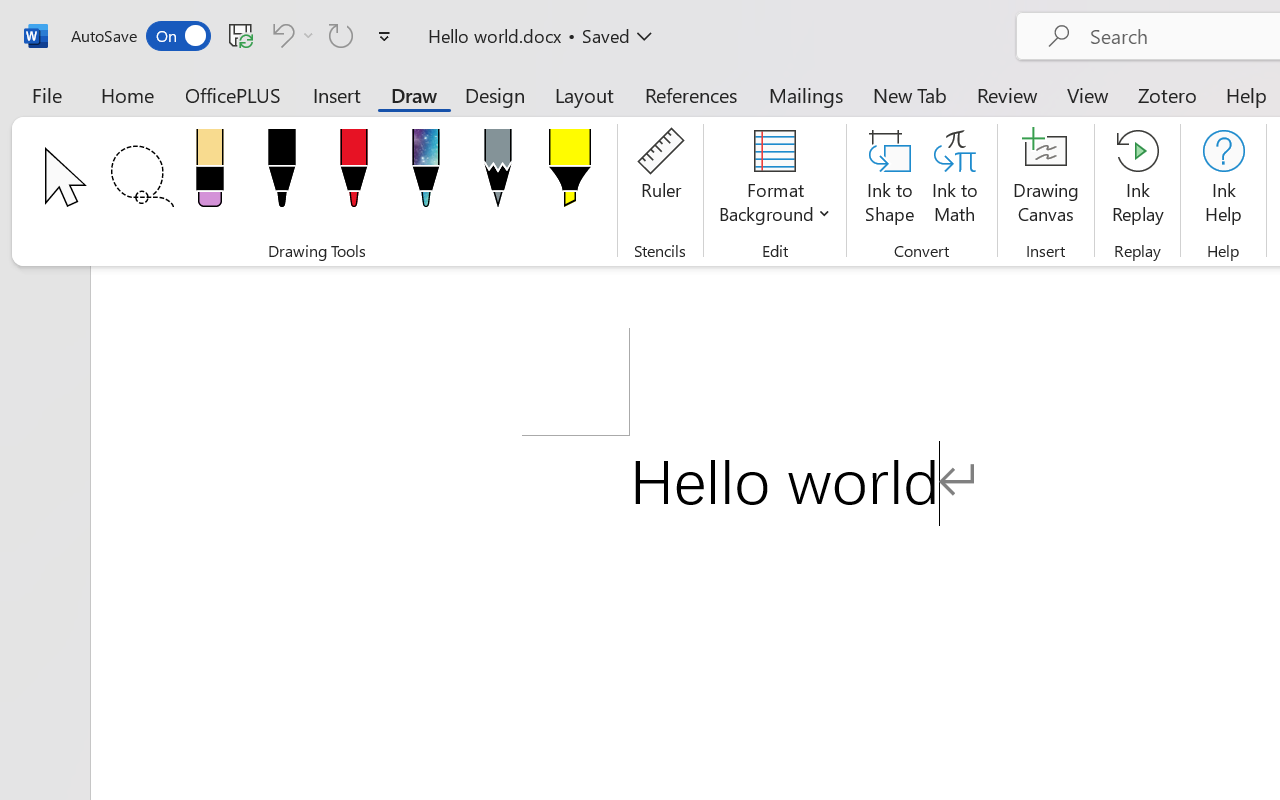 This screenshot has height=800, width=1280. What do you see at coordinates (1007, 94) in the screenshot?
I see `'Review'` at bounding box center [1007, 94].